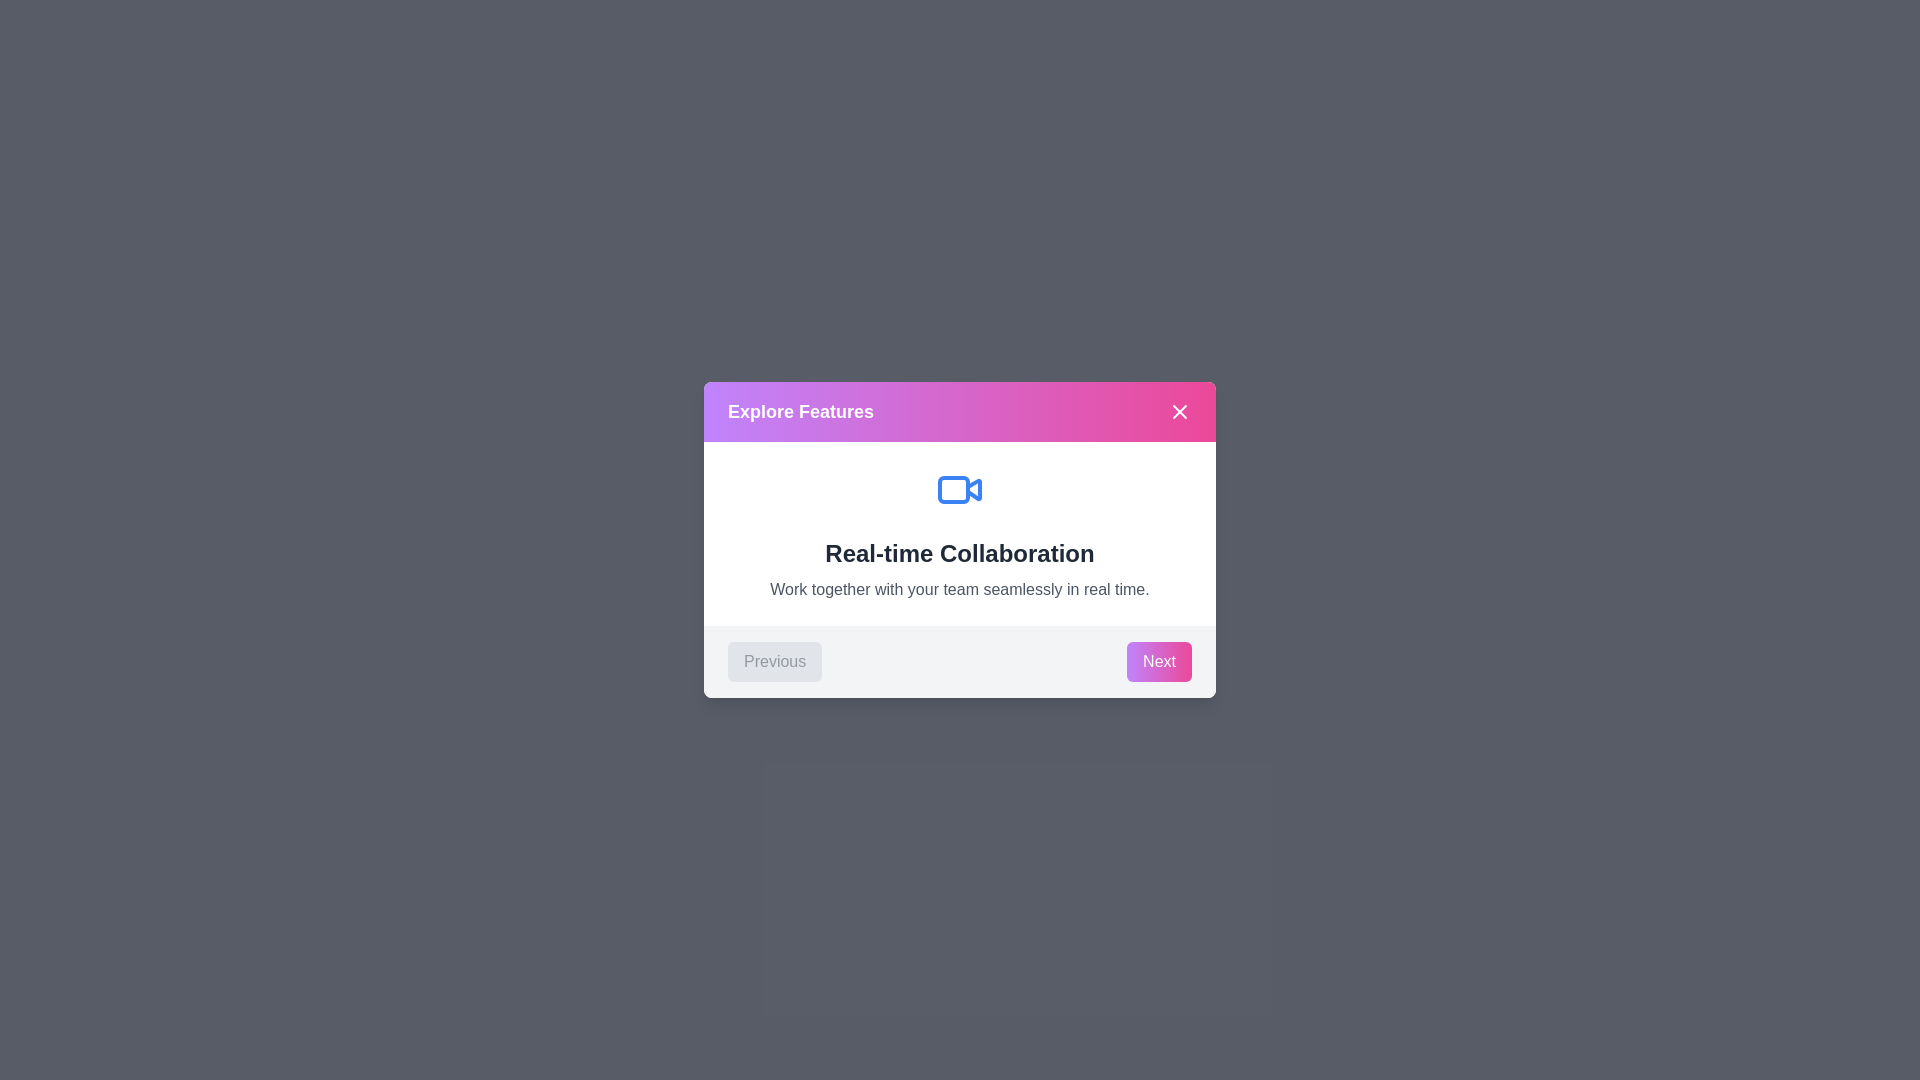  I want to click on the blue video camera icon located above the 'Real-time Collaboration' heading in the modal window, so click(960, 489).